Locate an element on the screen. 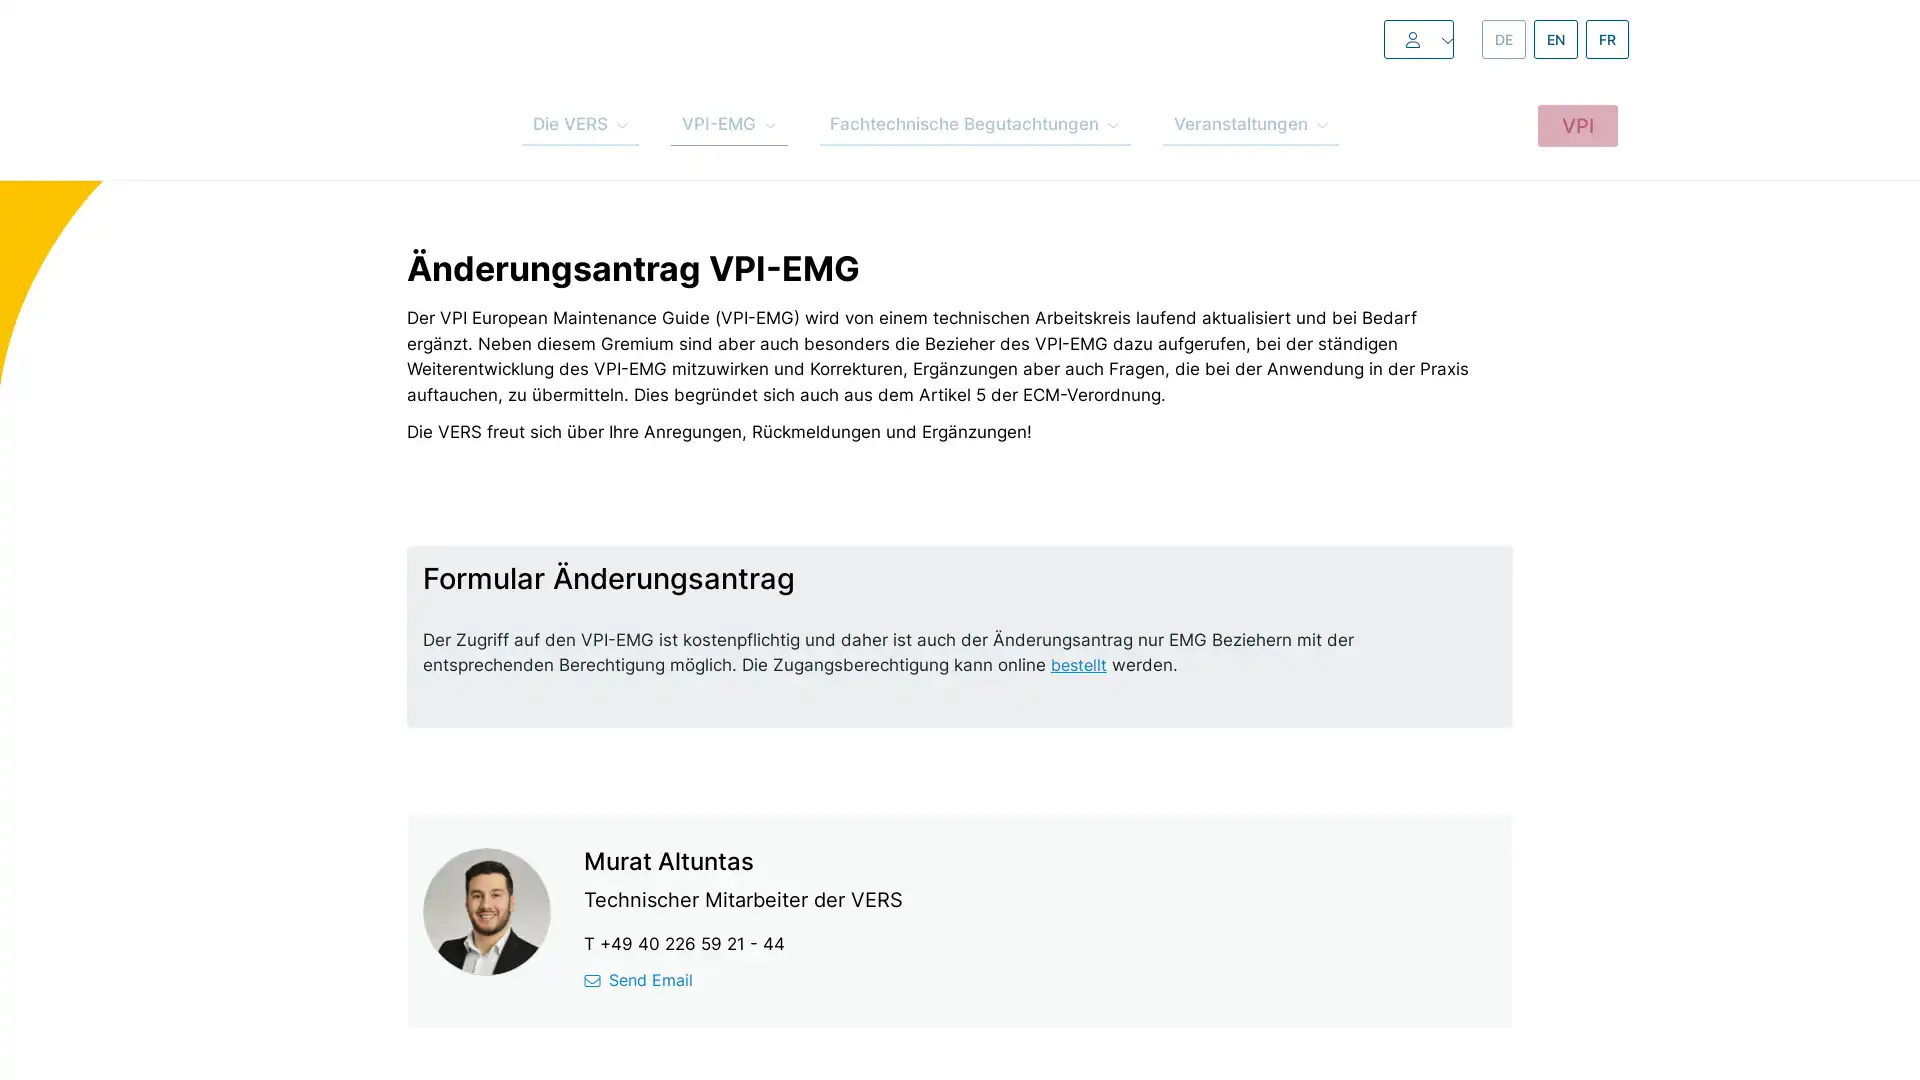 The width and height of the screenshot is (1920, 1080). Login is located at coordinates (1371, 39).